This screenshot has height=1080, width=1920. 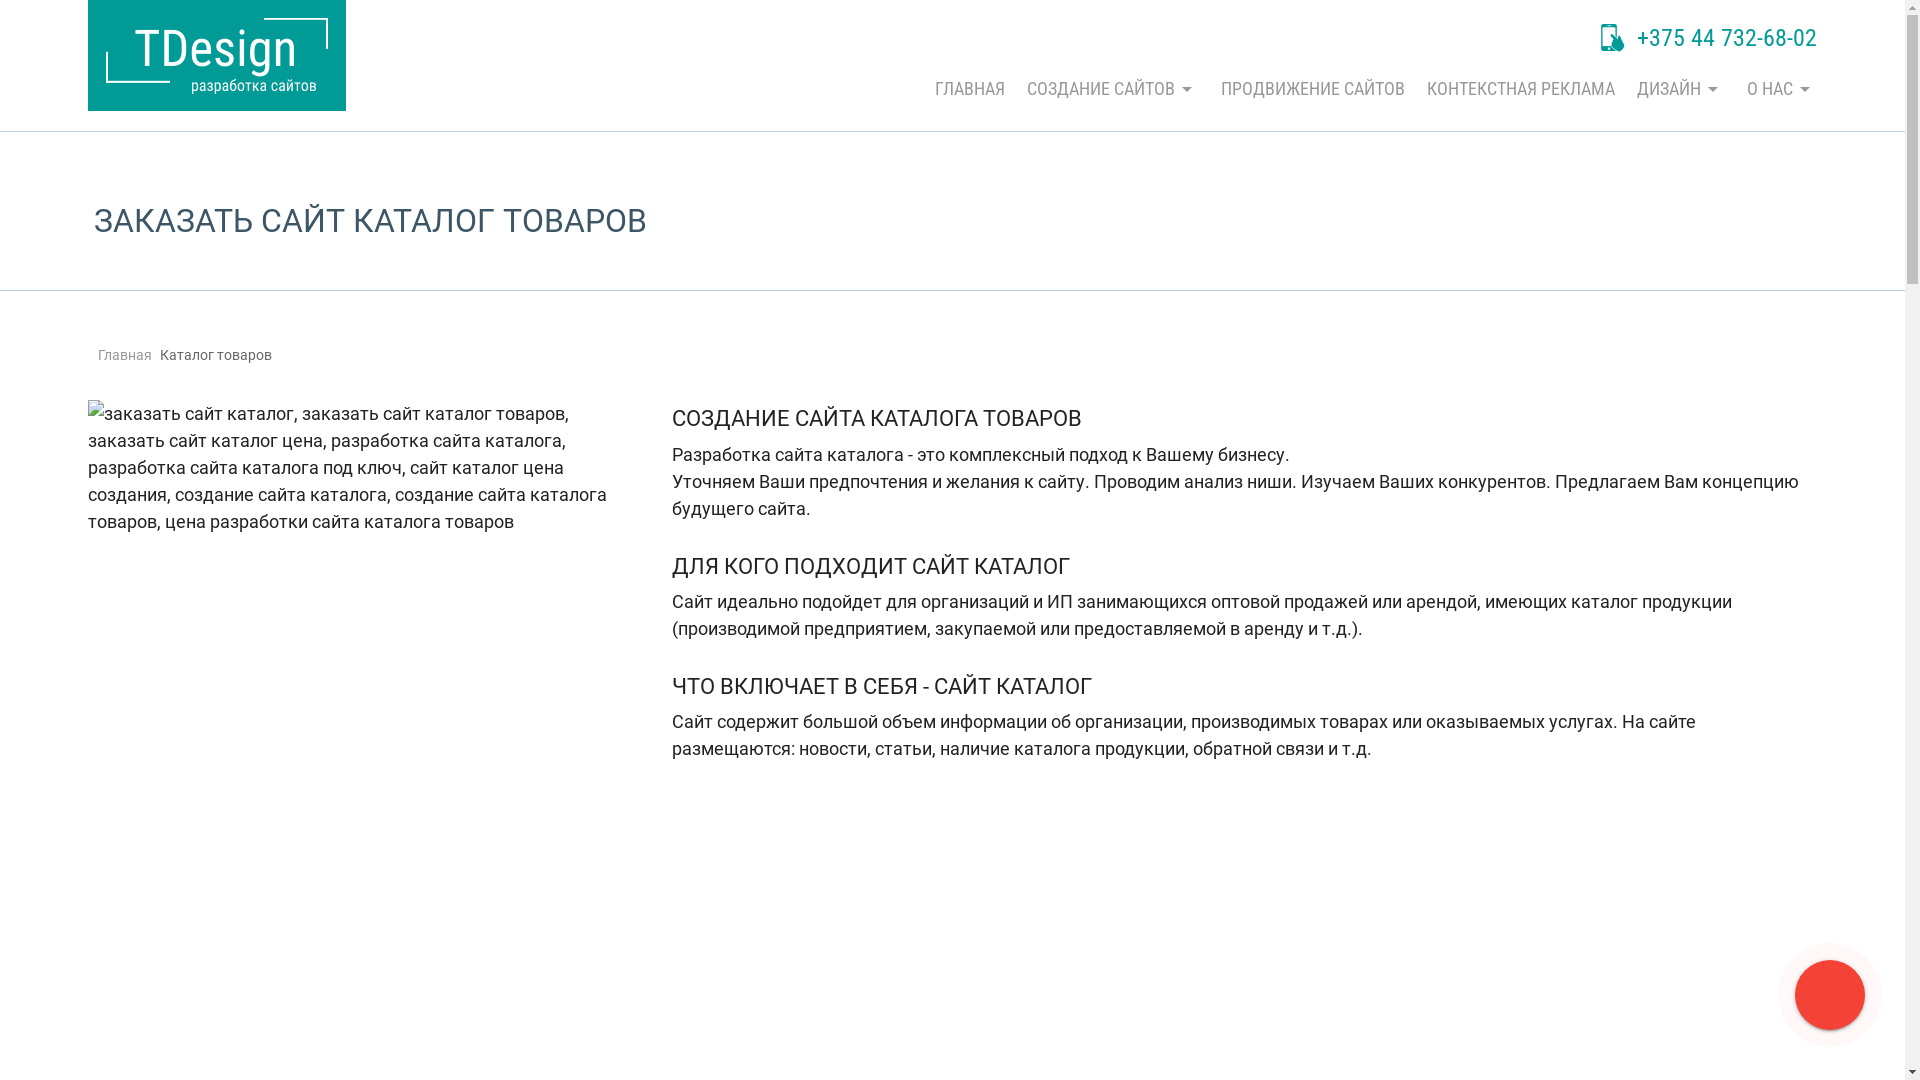 I want to click on '+375 44 732-68-02', so click(x=1707, y=39).